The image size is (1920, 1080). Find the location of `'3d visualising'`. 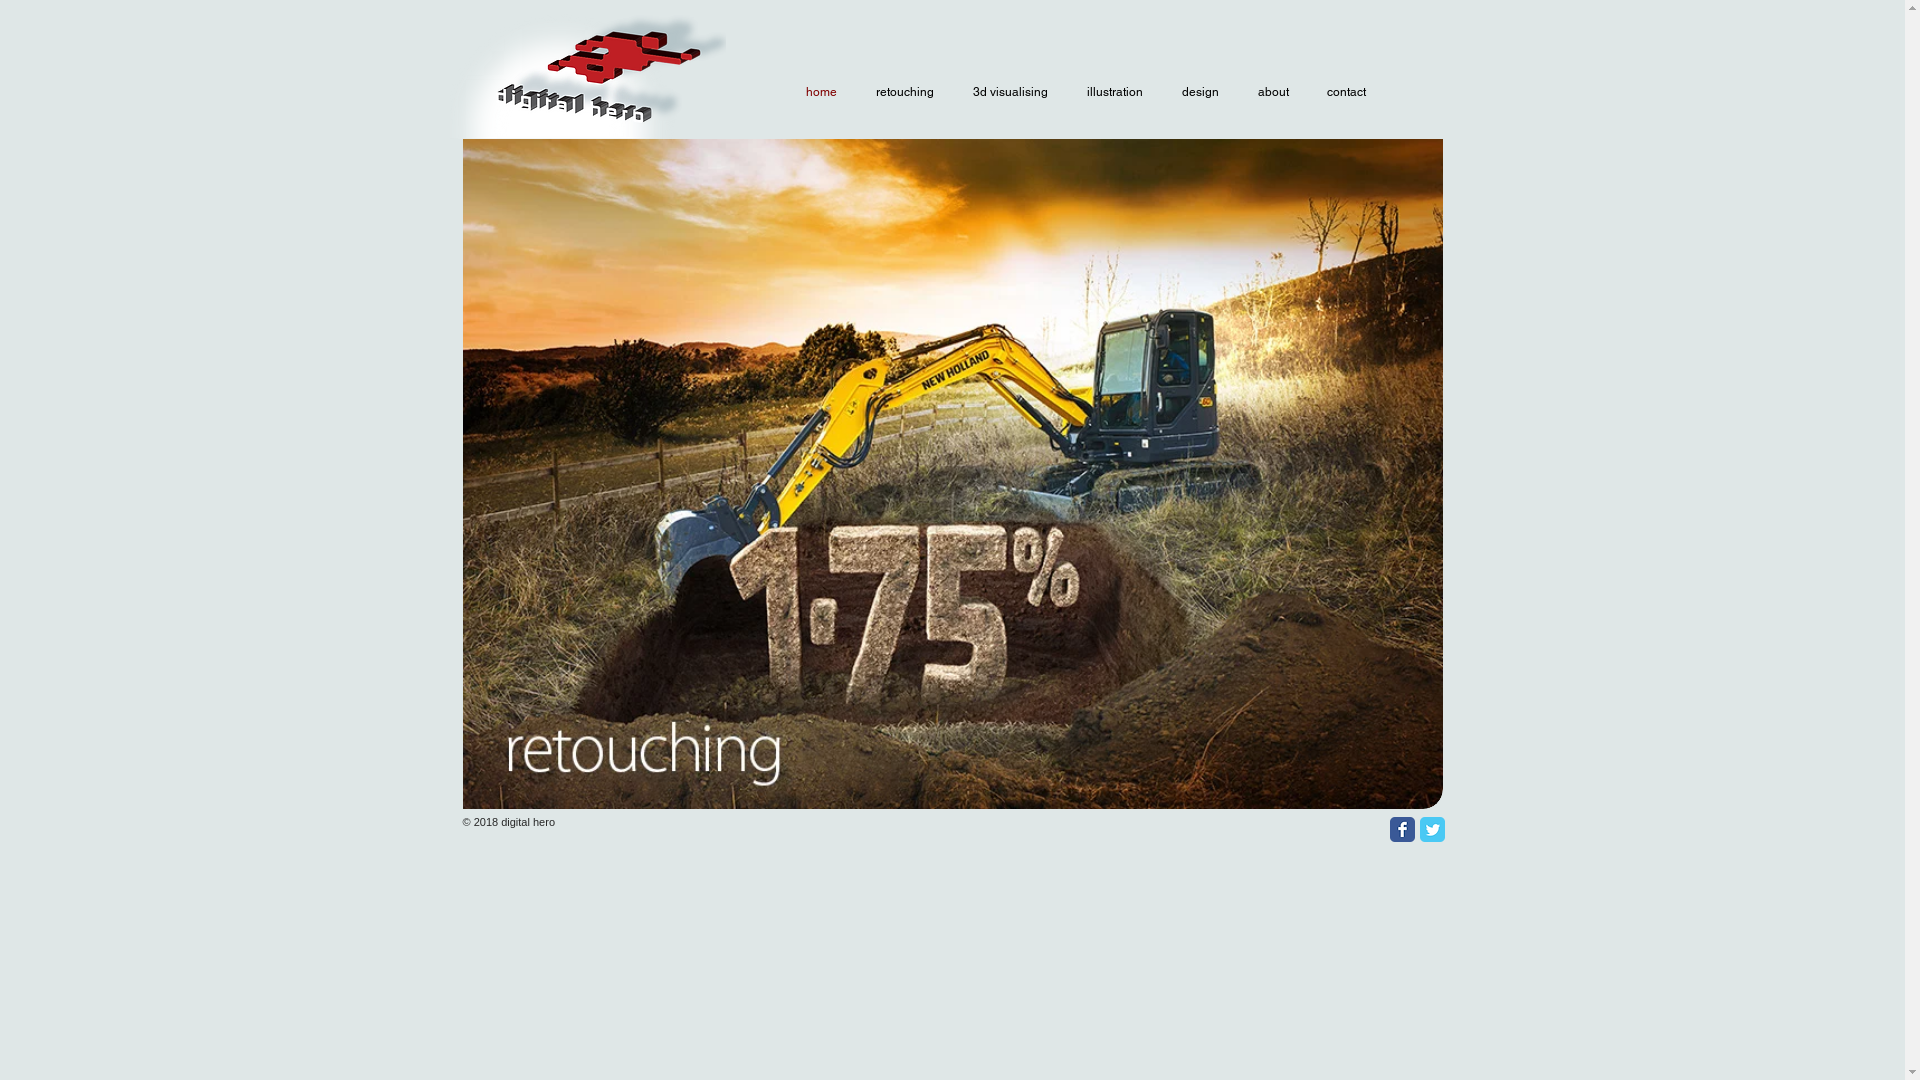

'3d visualising' is located at coordinates (1007, 92).